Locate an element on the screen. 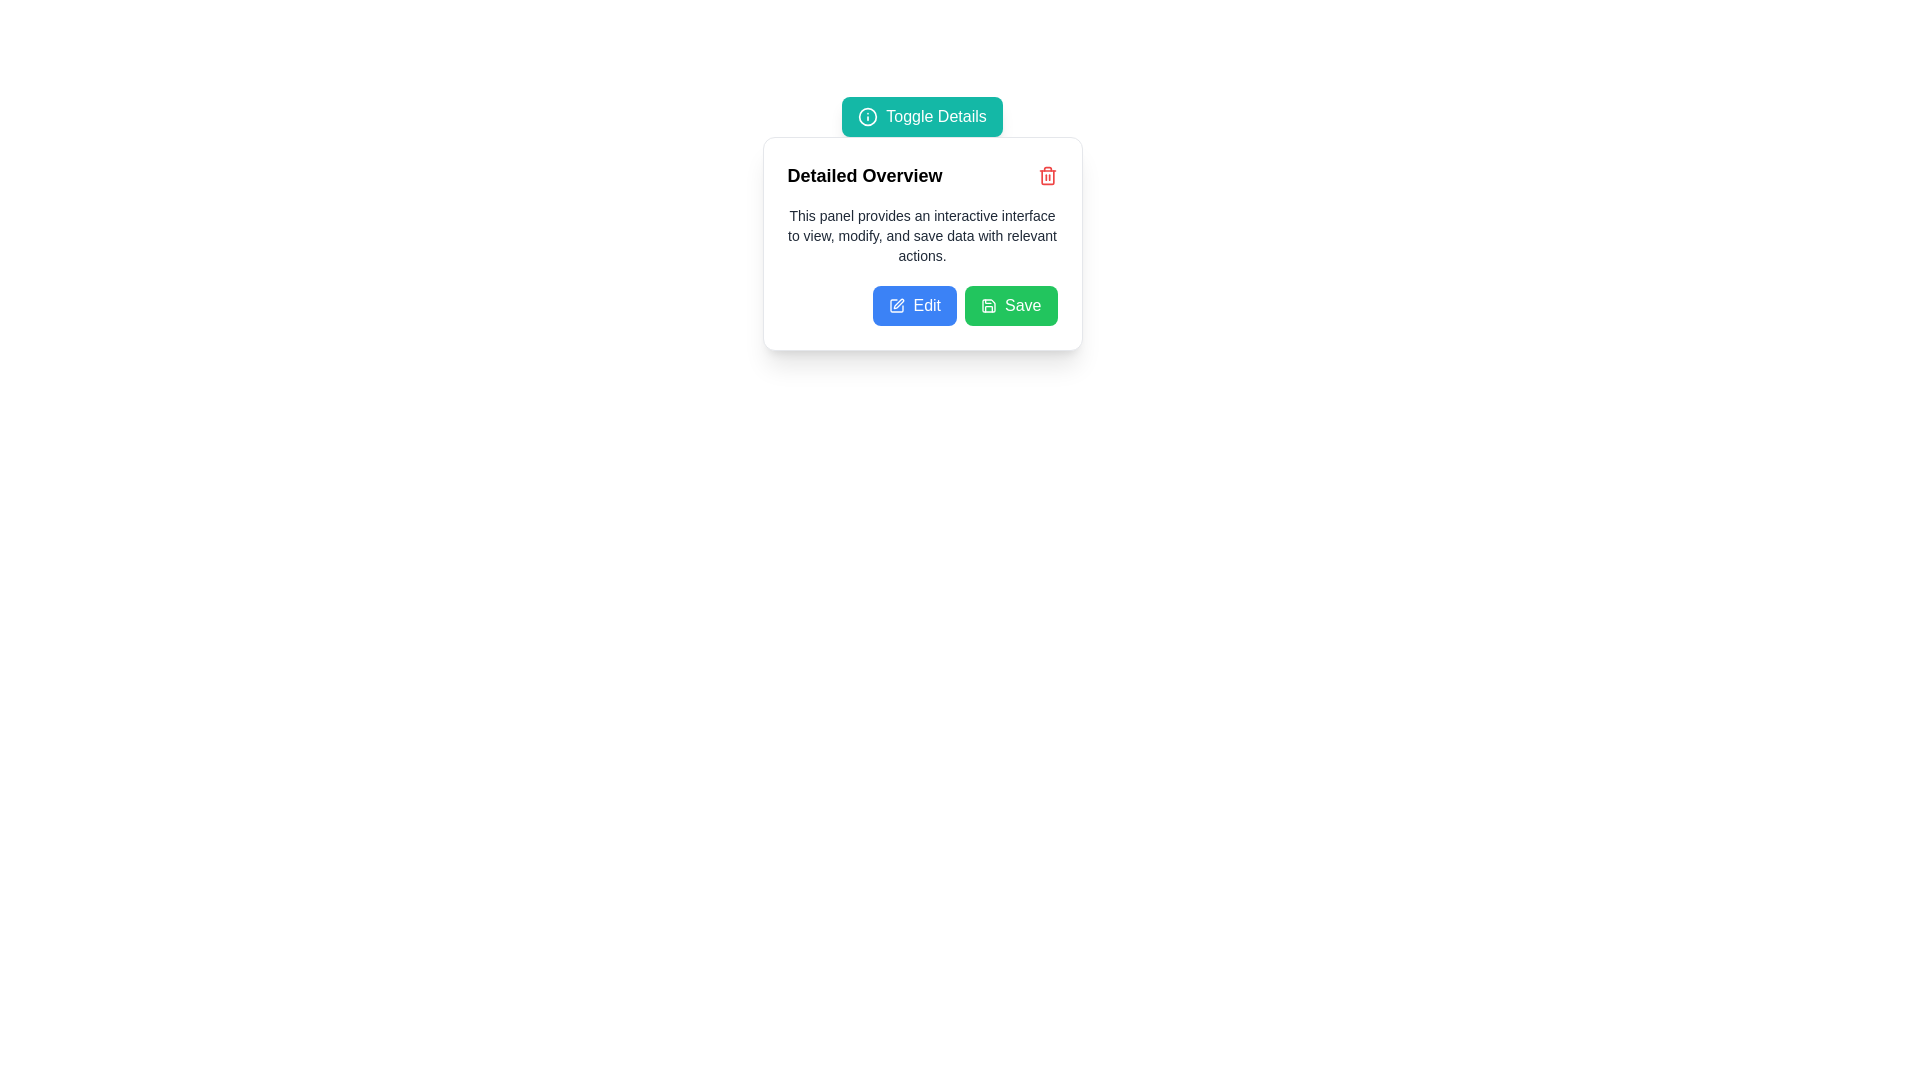  the circular info icon located on the left side of the 'Toggle Details' button, next to its label text is located at coordinates (868, 116).